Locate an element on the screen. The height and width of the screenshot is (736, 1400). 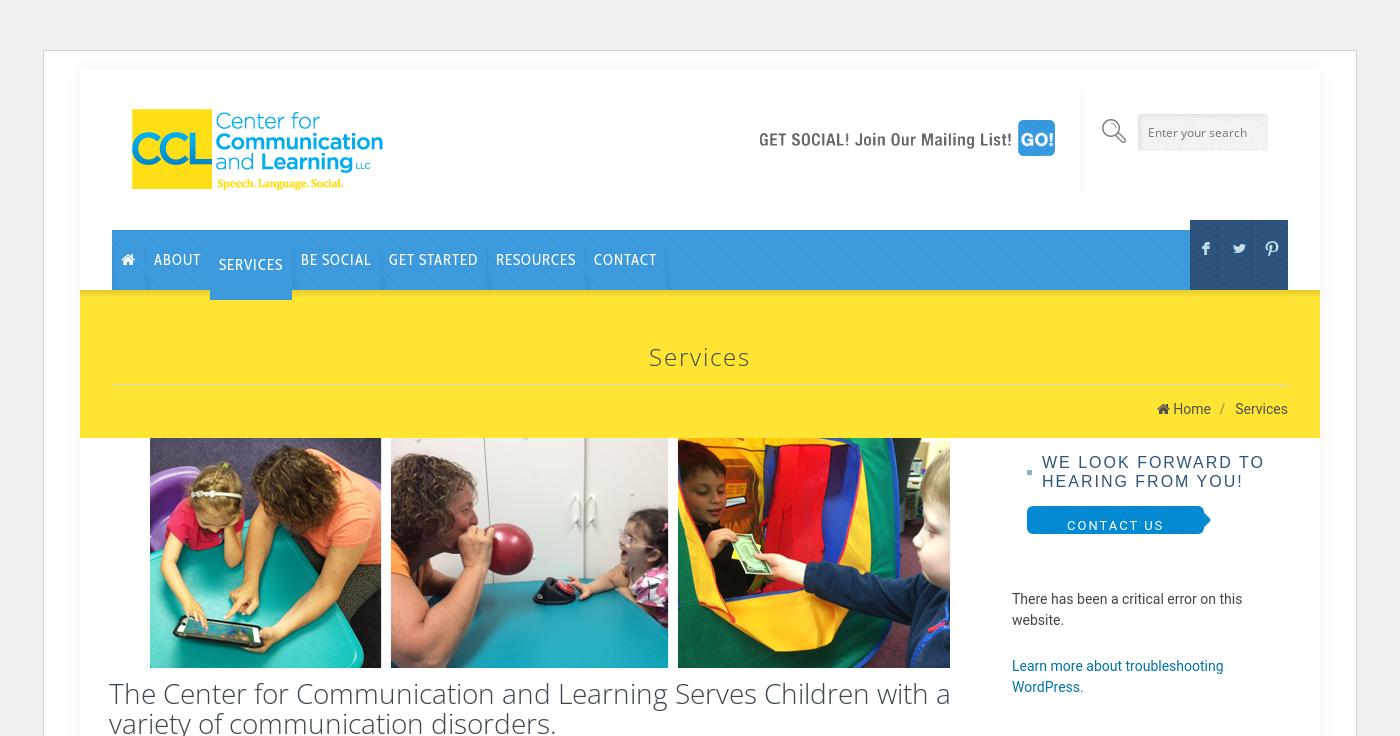
'Home' is located at coordinates (1191, 407).